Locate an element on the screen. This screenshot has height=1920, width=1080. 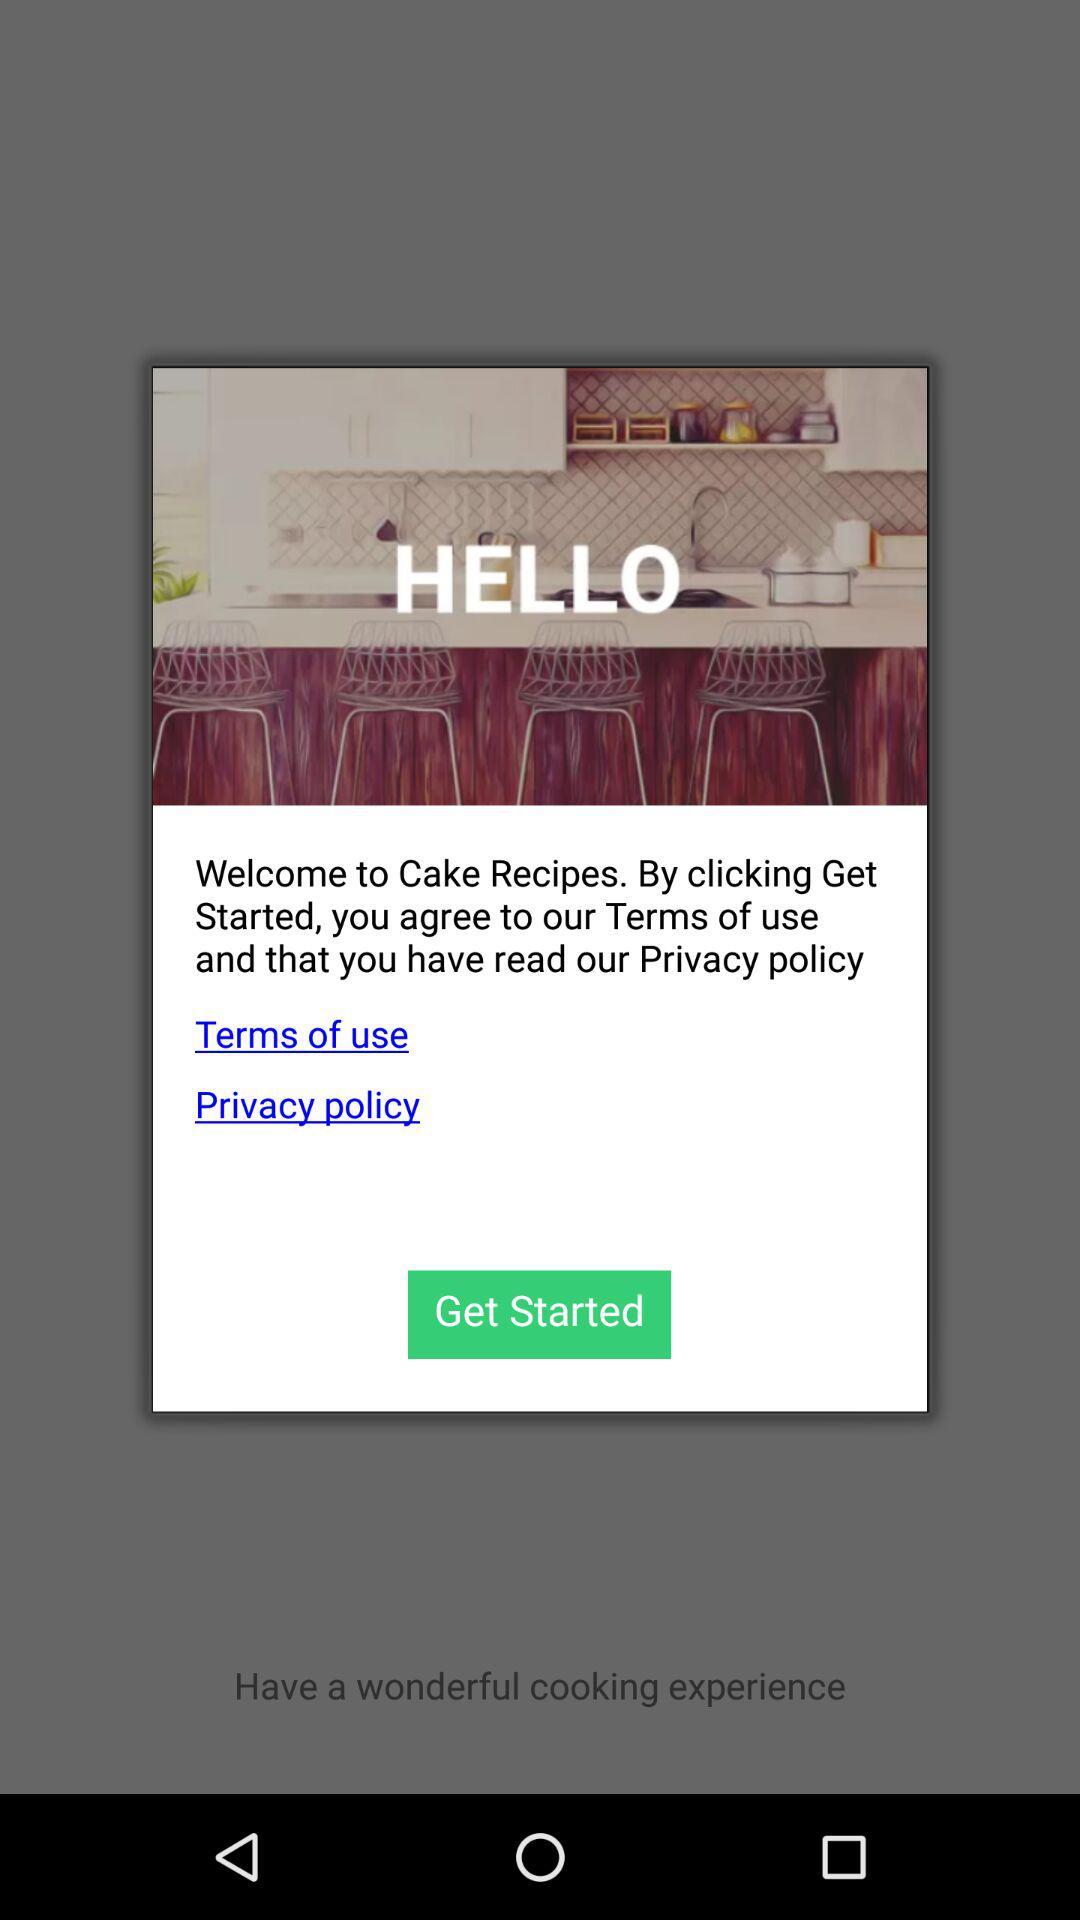
get started using the app is located at coordinates (538, 1314).